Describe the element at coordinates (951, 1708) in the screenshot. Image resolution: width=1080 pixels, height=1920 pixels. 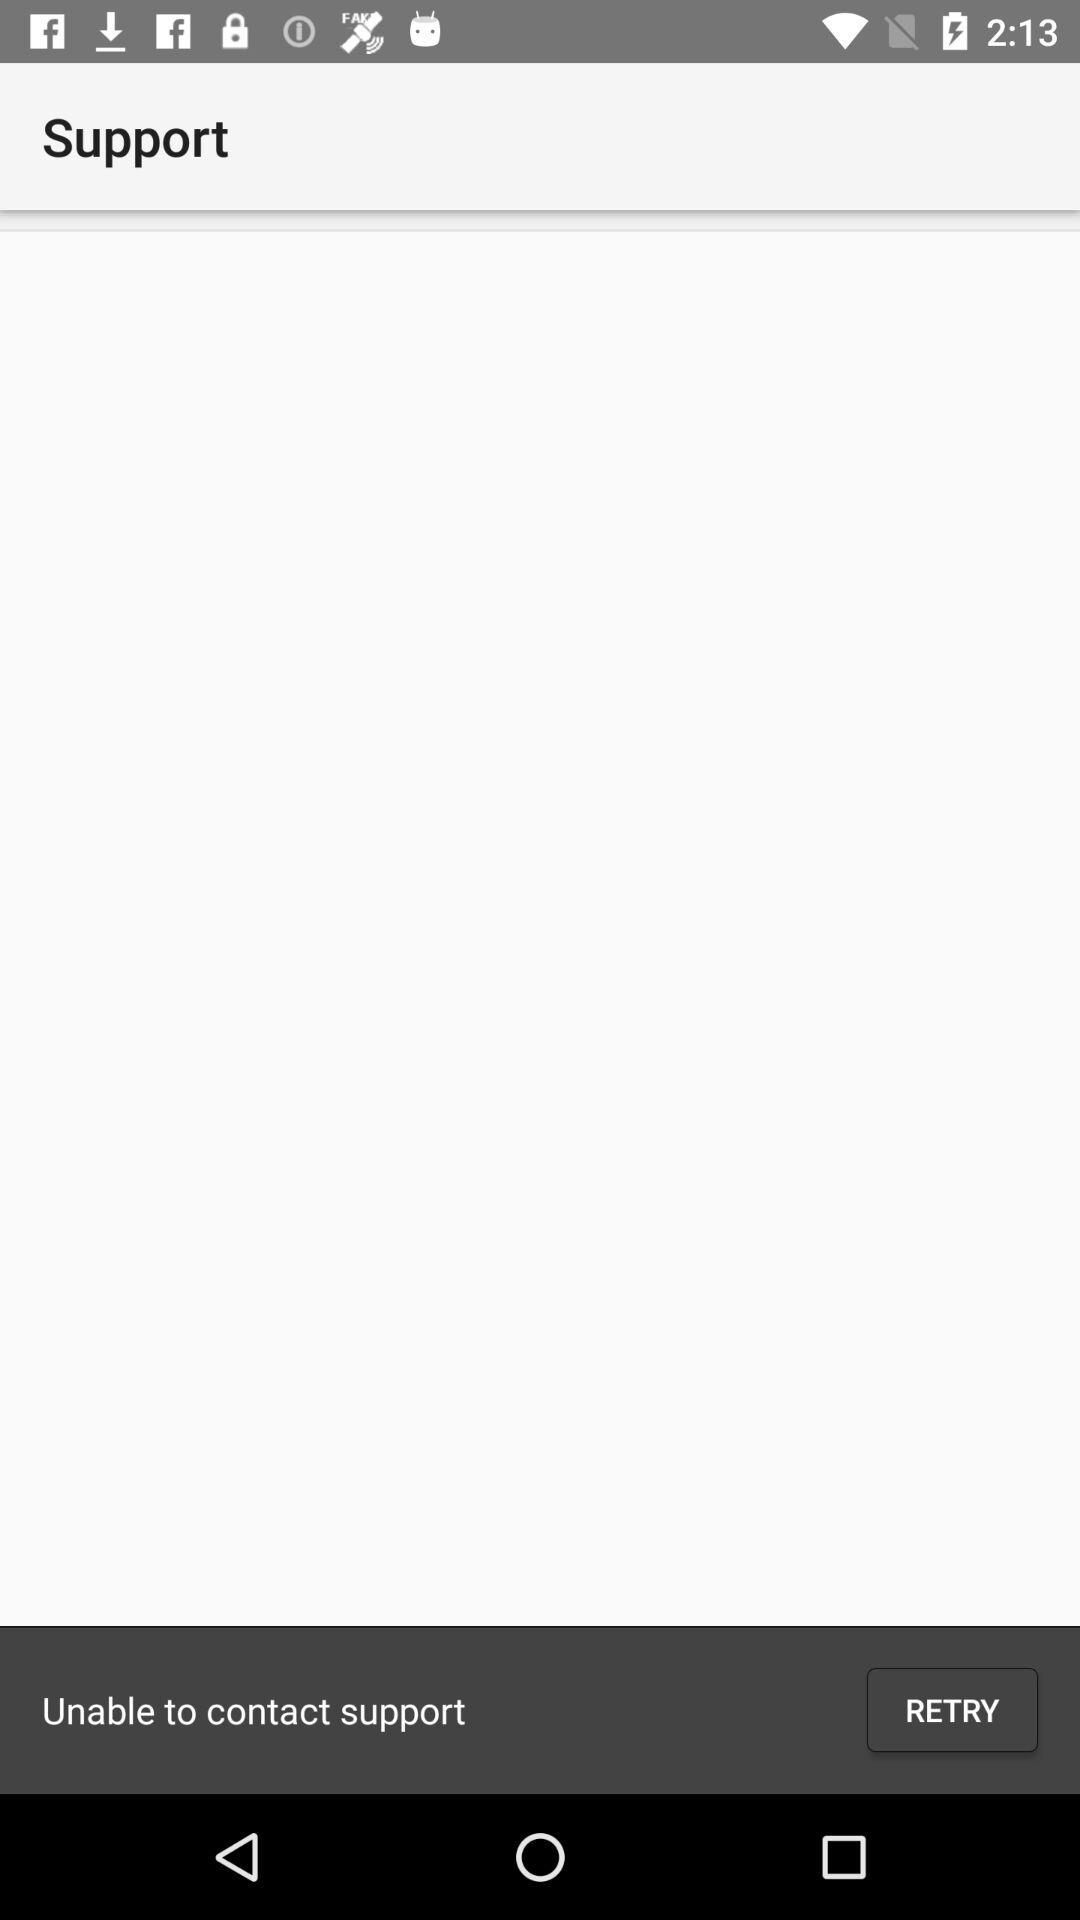
I see `retry icon` at that location.